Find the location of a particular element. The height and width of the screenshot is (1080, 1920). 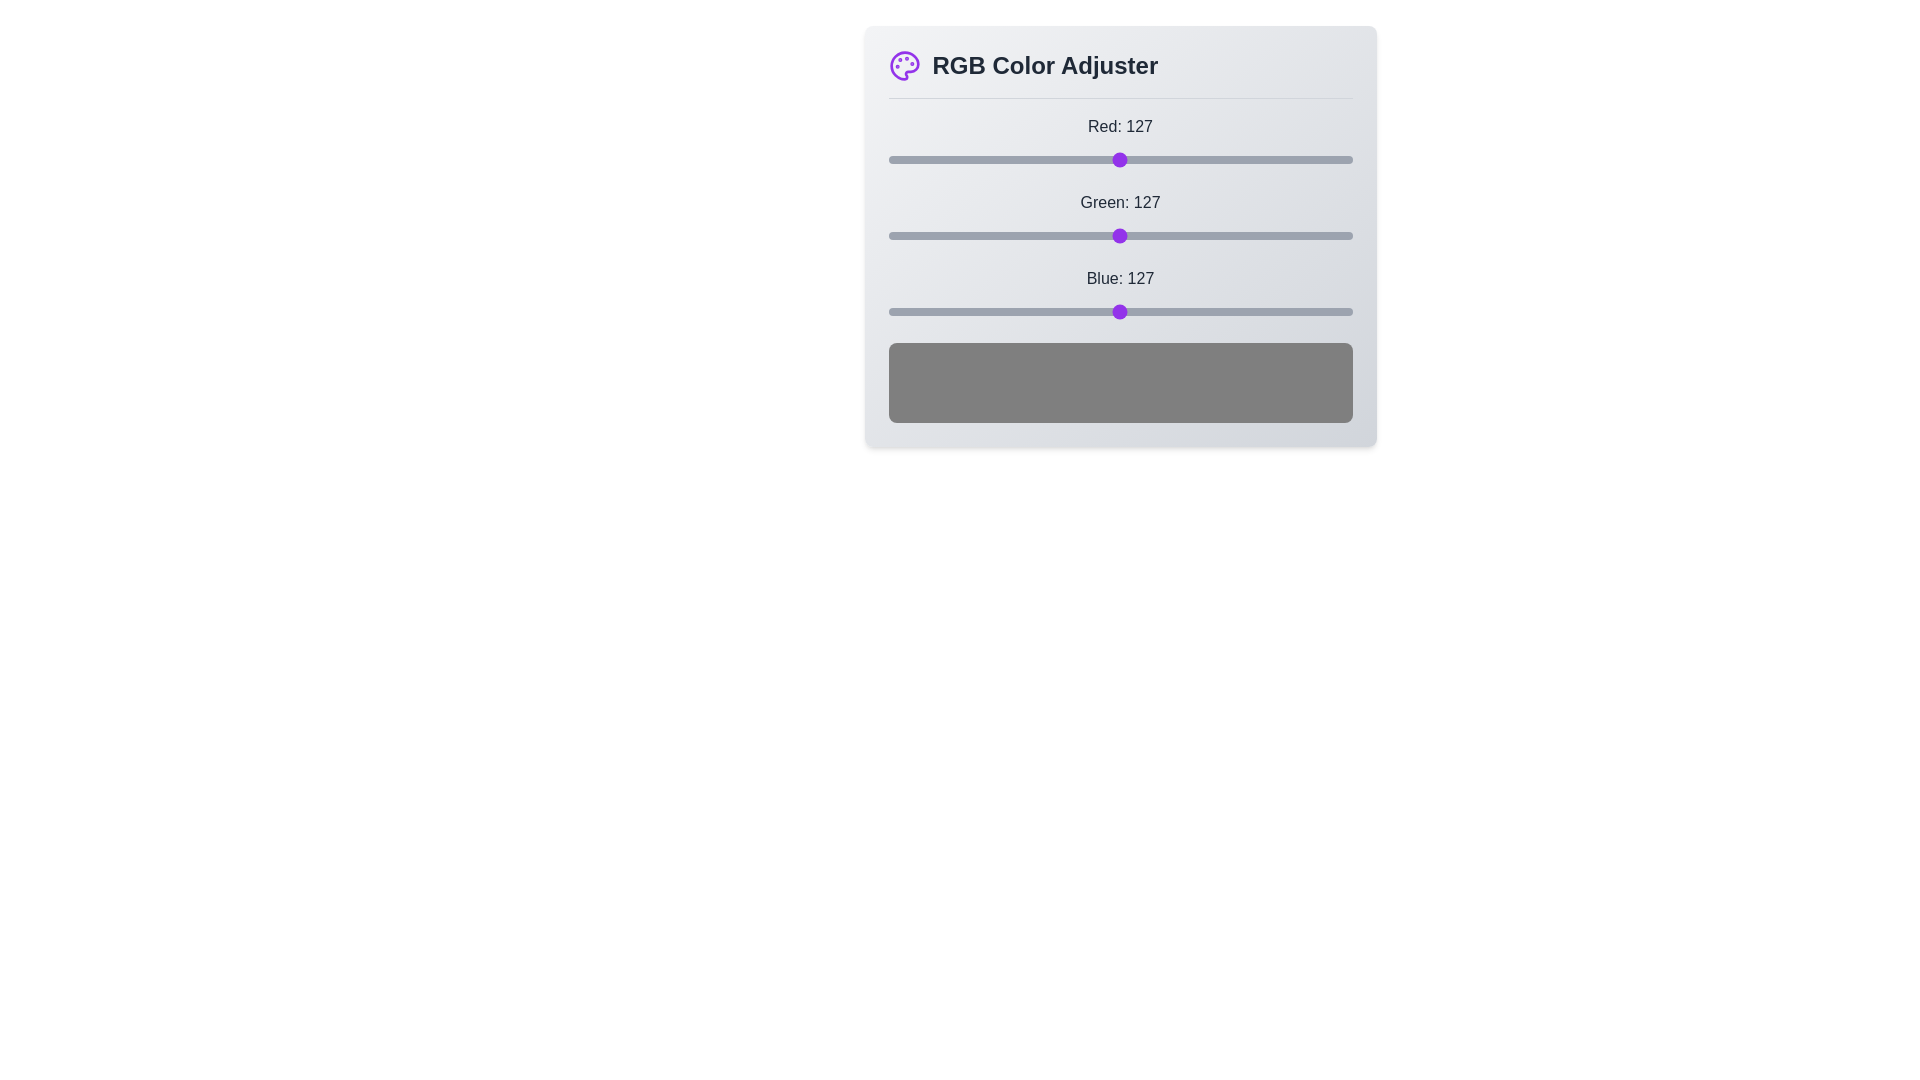

the blue slider to 62 by dragging the slider is located at coordinates (1001, 312).